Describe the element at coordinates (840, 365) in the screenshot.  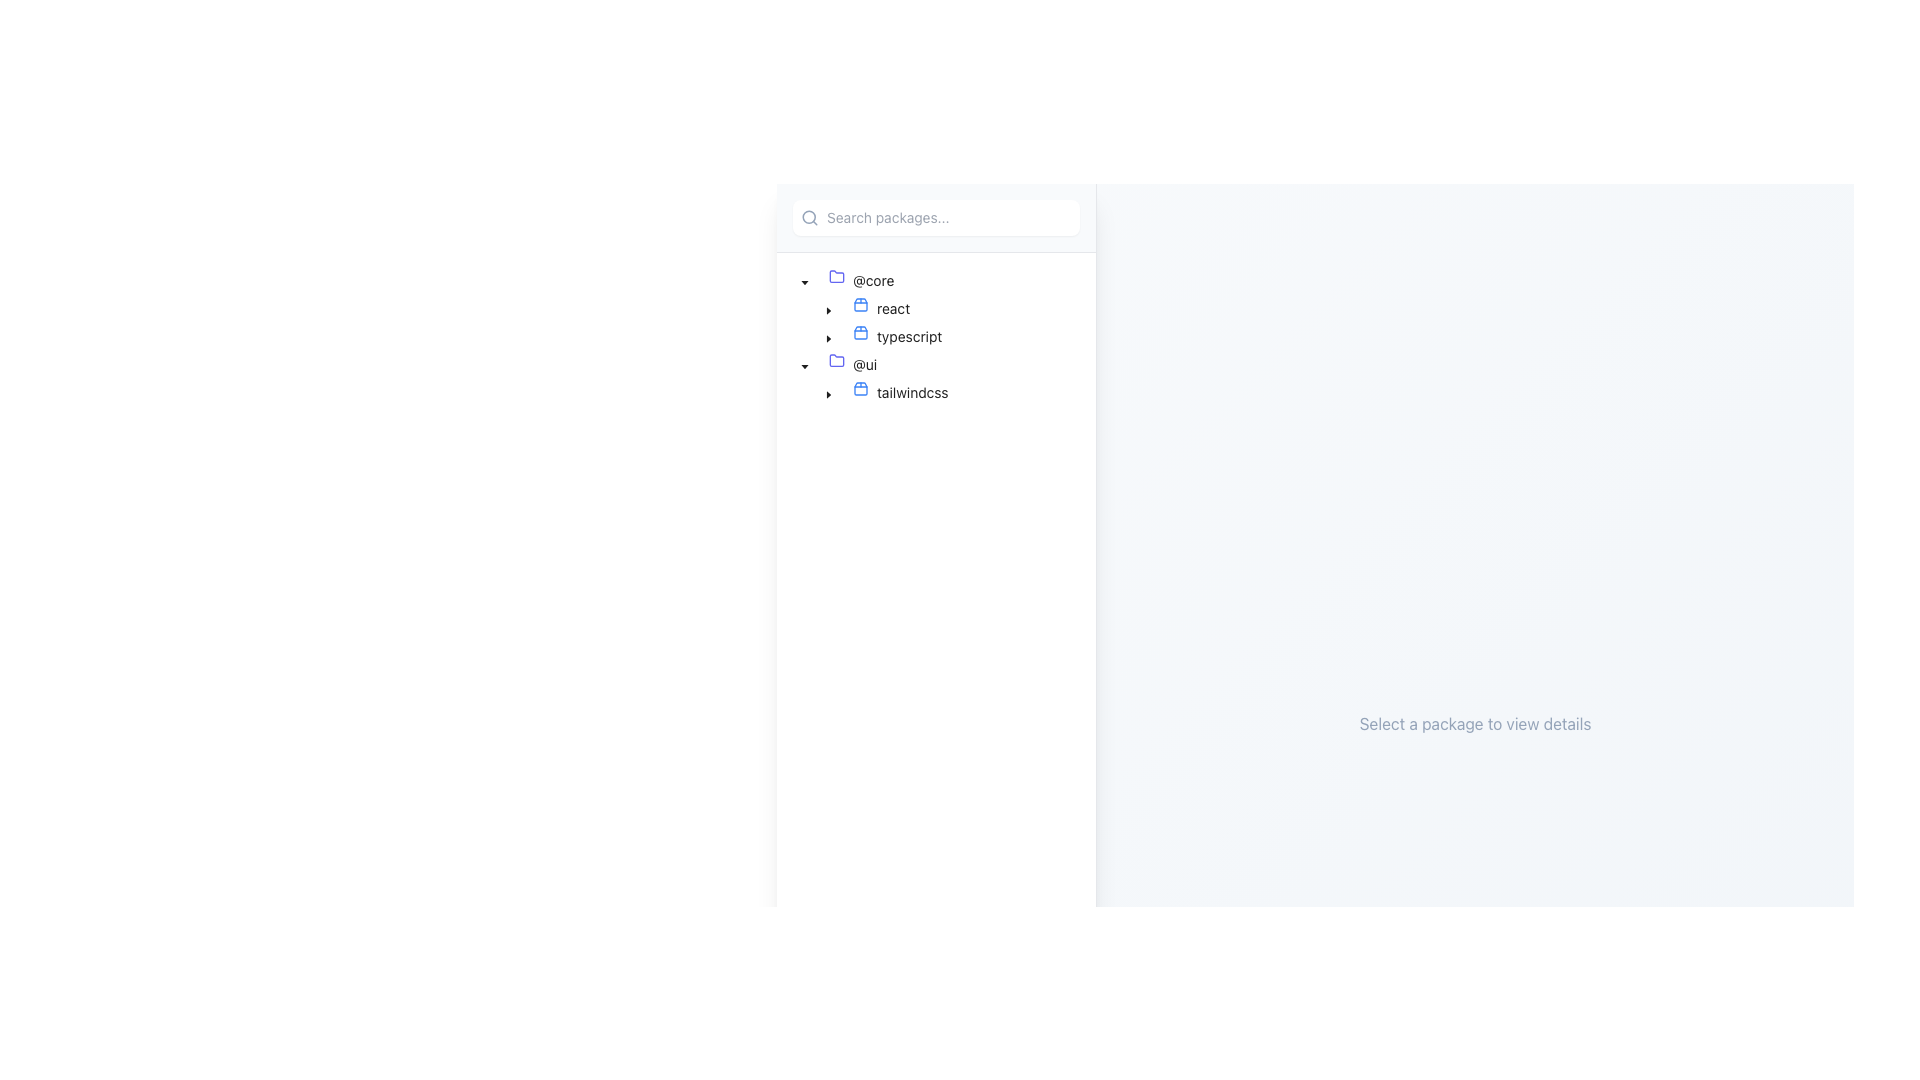
I see `the folder icon on the leftmost side of the '@ui' node's content` at that location.